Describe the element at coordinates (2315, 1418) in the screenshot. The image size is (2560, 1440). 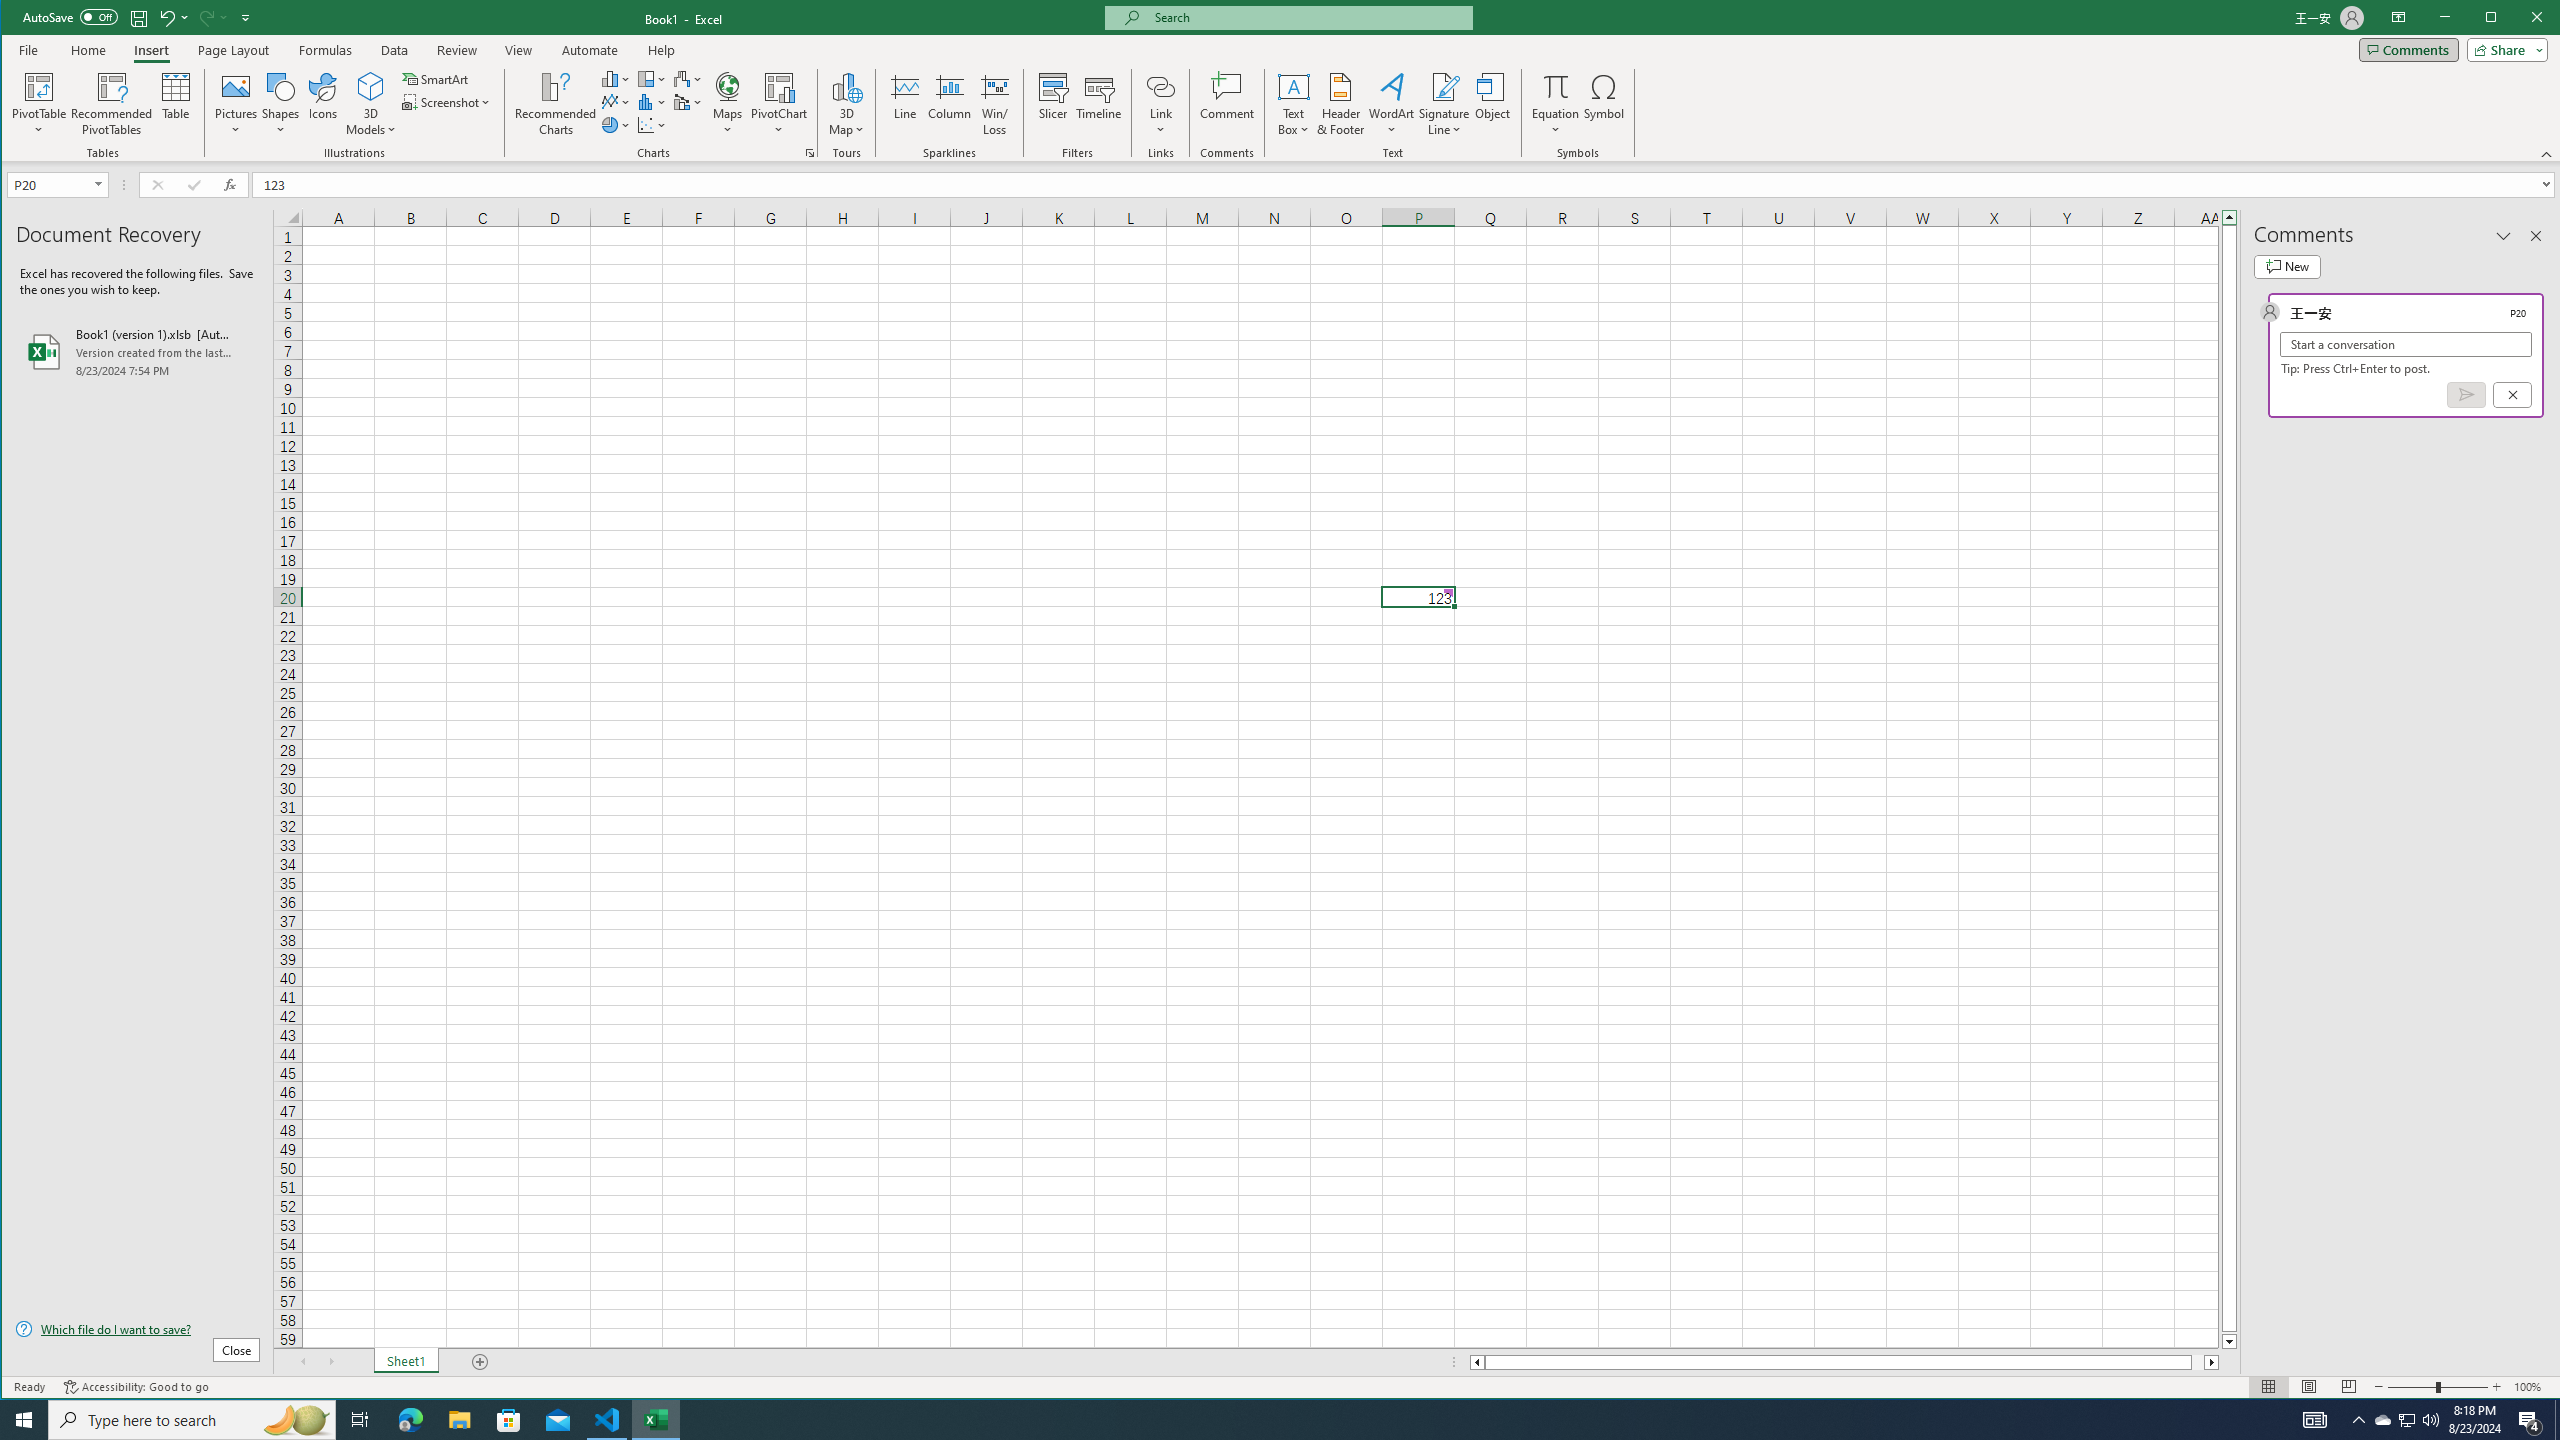
I see `'AutomationID: 4105'` at that location.